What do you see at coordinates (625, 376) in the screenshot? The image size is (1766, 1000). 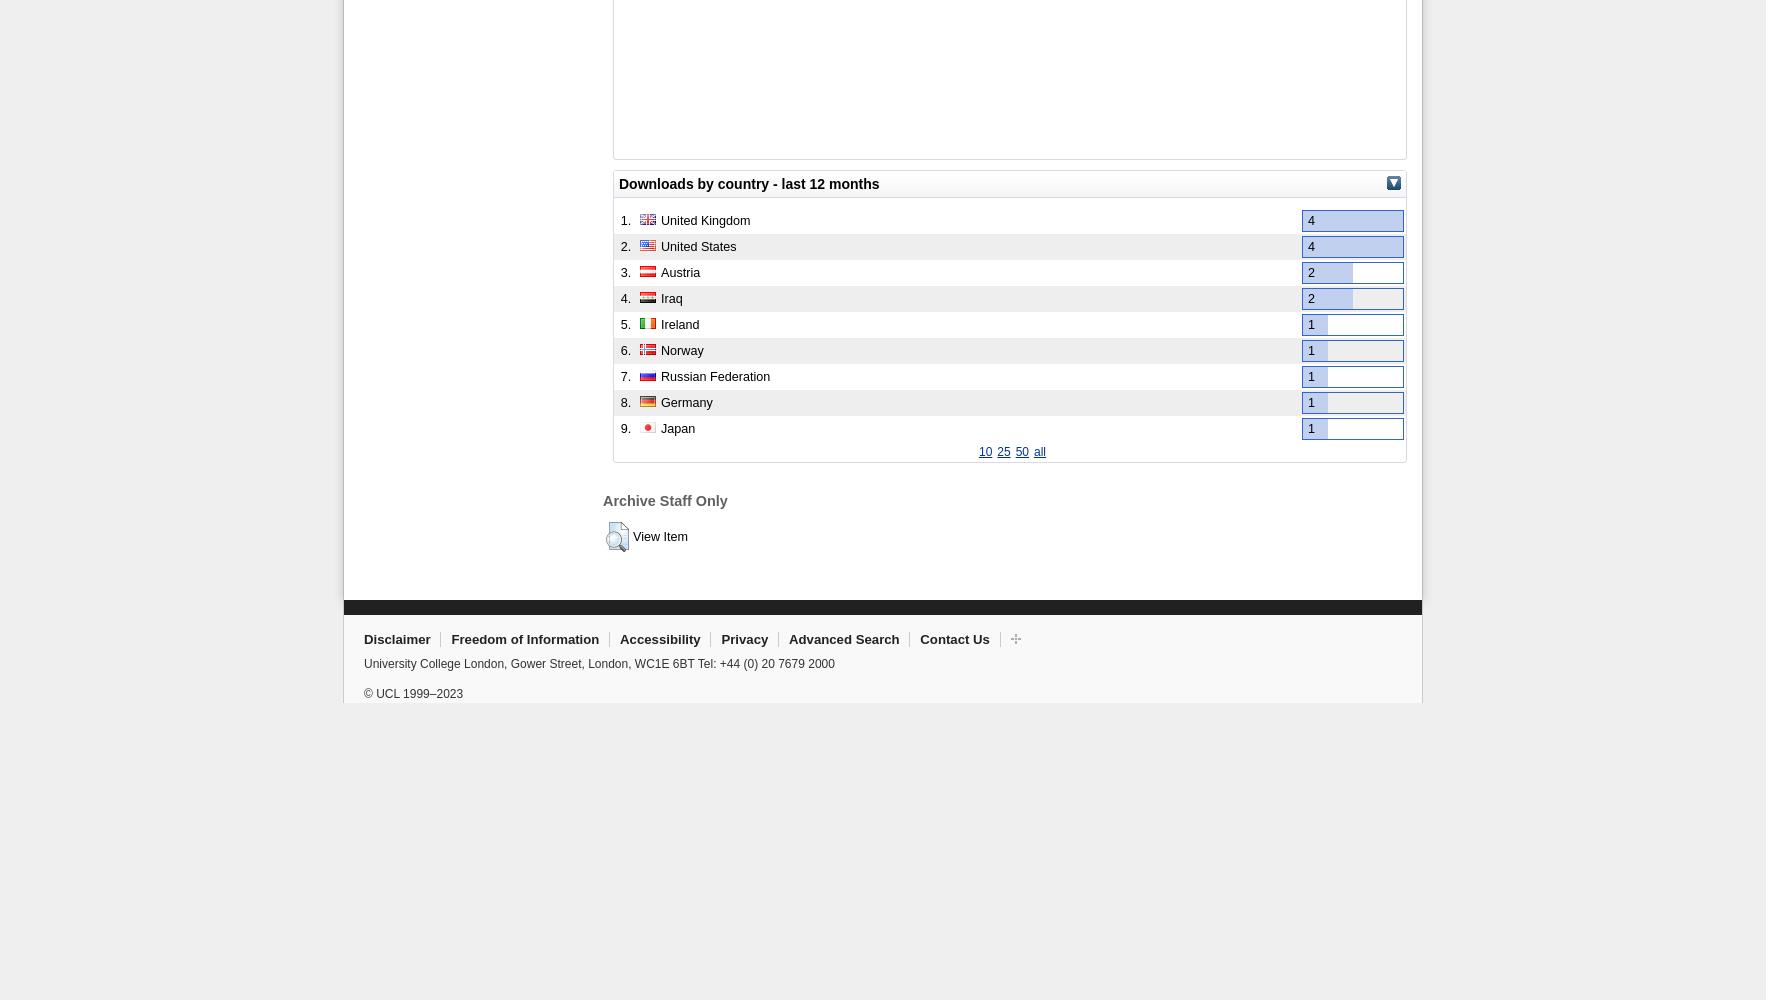 I see `'7.'` at bounding box center [625, 376].